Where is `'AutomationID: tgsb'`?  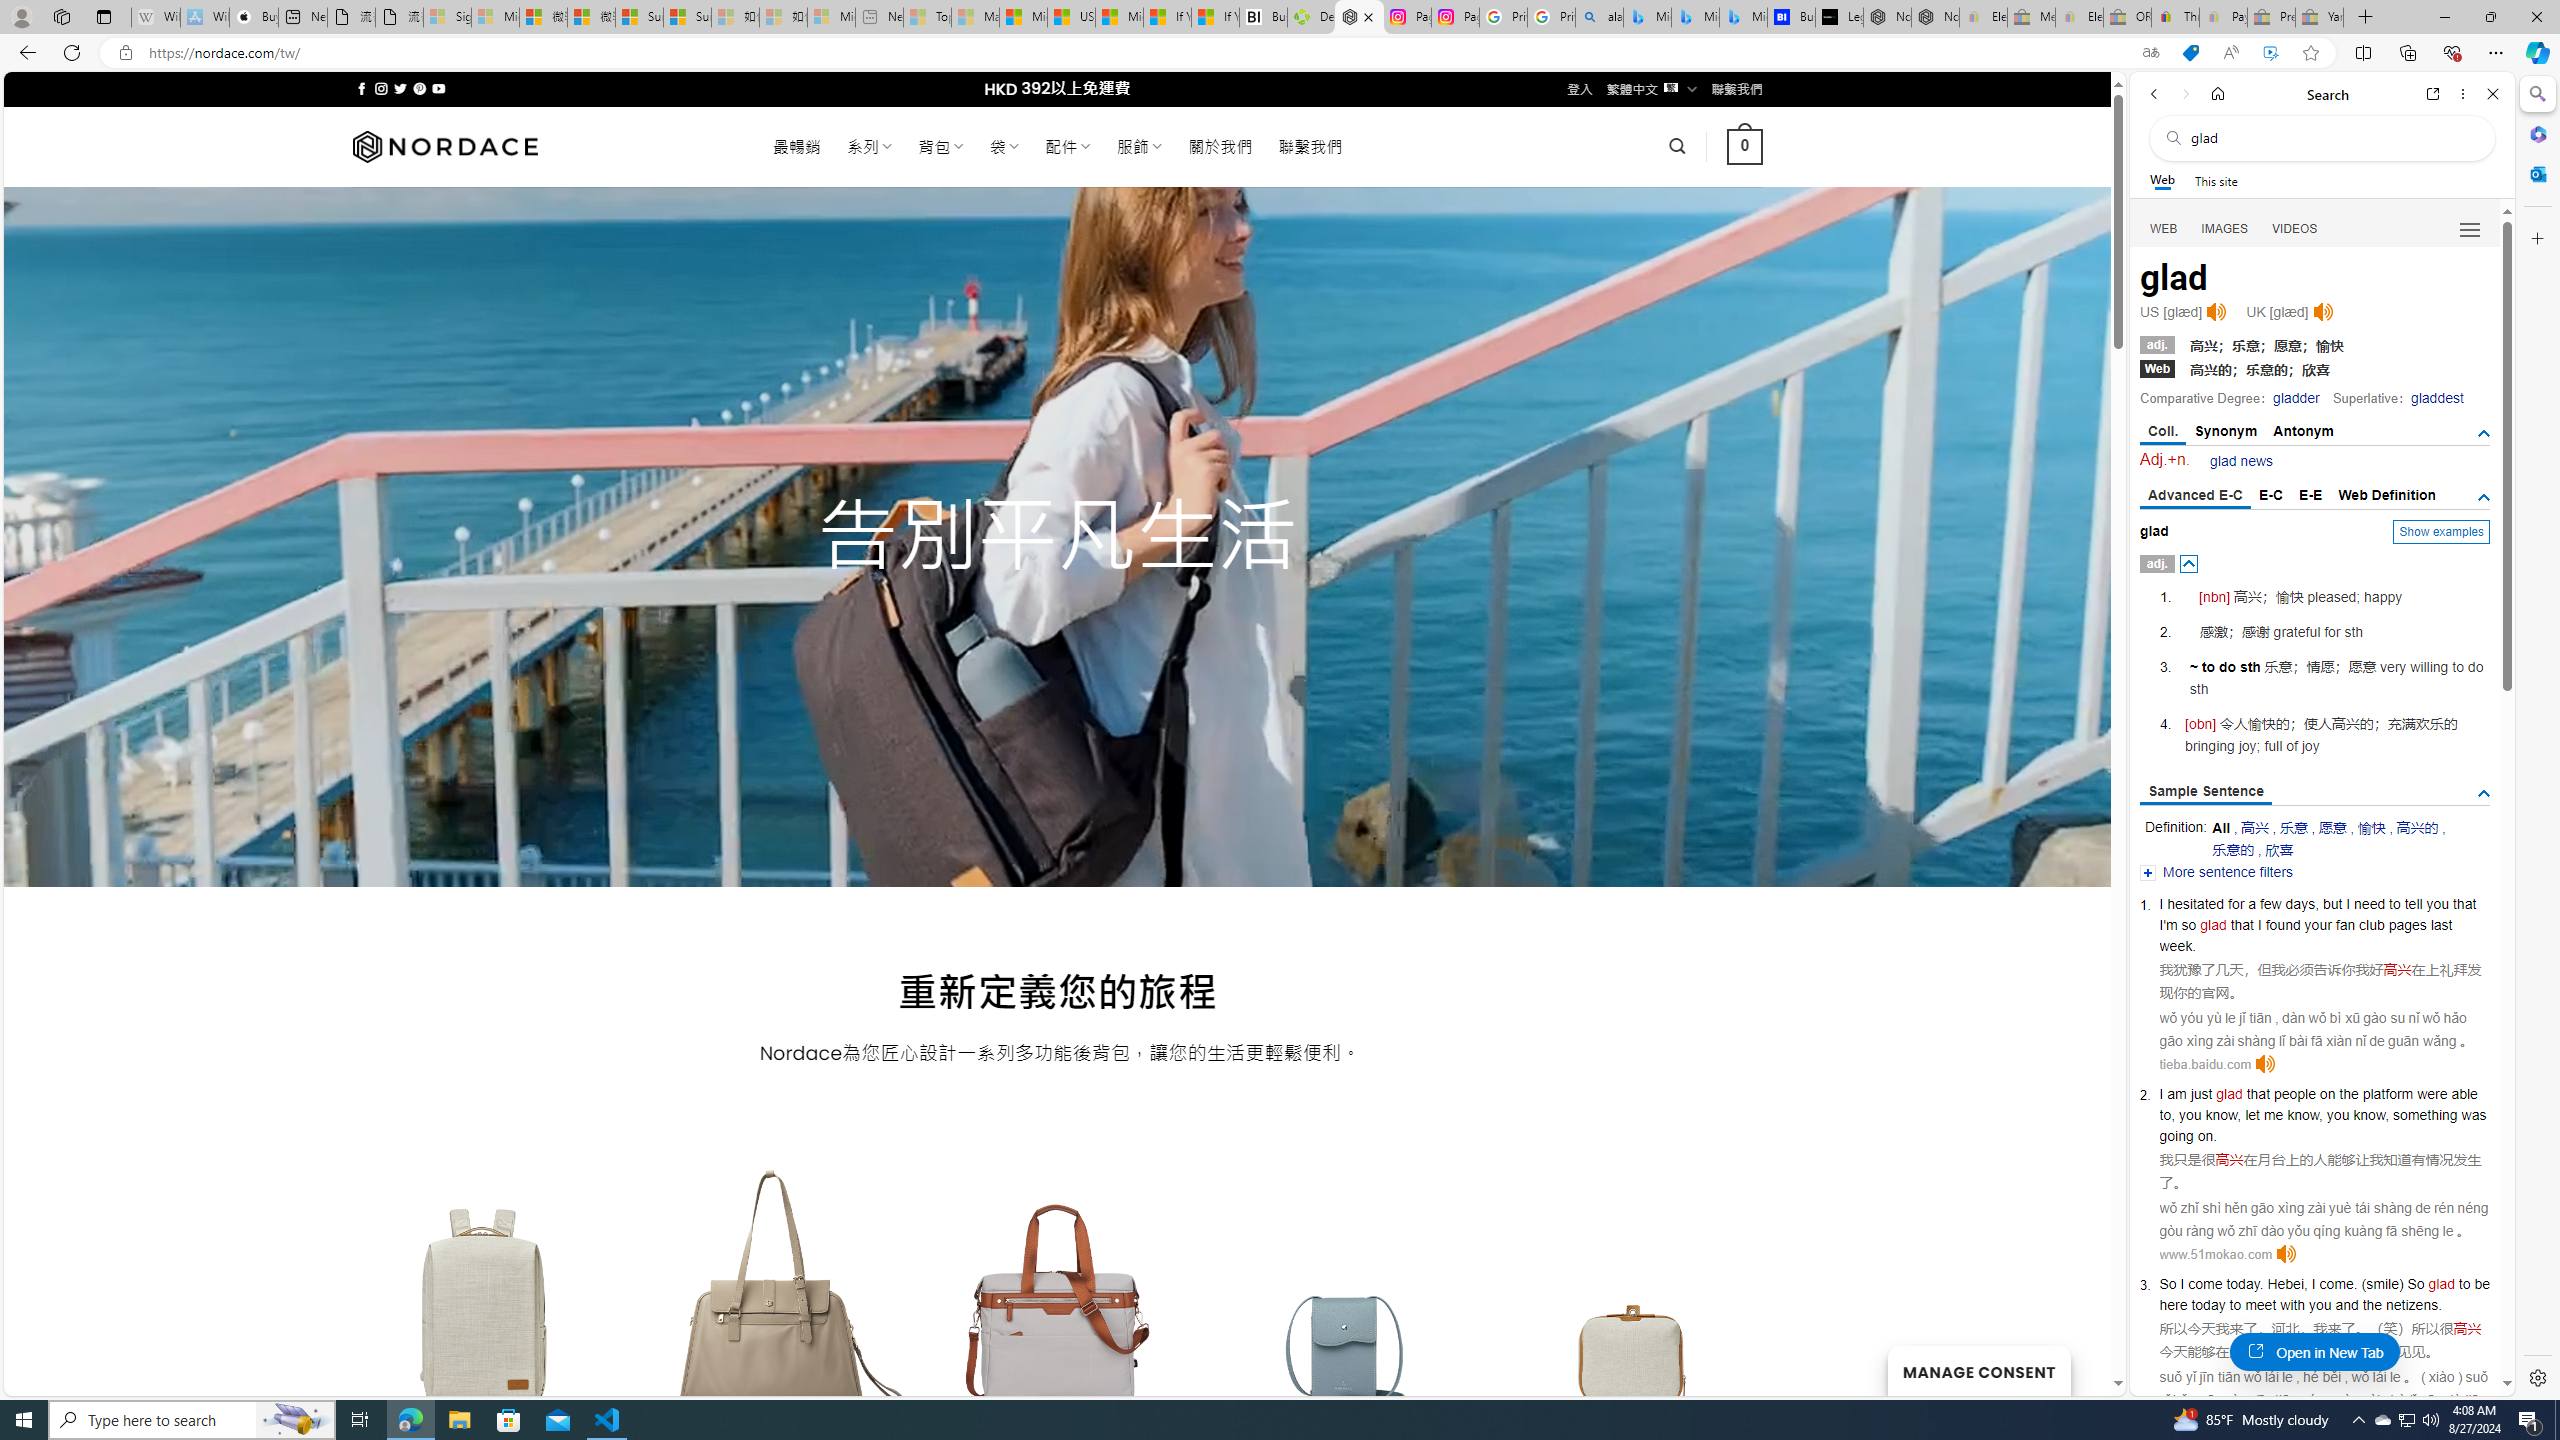 'AutomationID: tgsb' is located at coordinates (2483, 433).